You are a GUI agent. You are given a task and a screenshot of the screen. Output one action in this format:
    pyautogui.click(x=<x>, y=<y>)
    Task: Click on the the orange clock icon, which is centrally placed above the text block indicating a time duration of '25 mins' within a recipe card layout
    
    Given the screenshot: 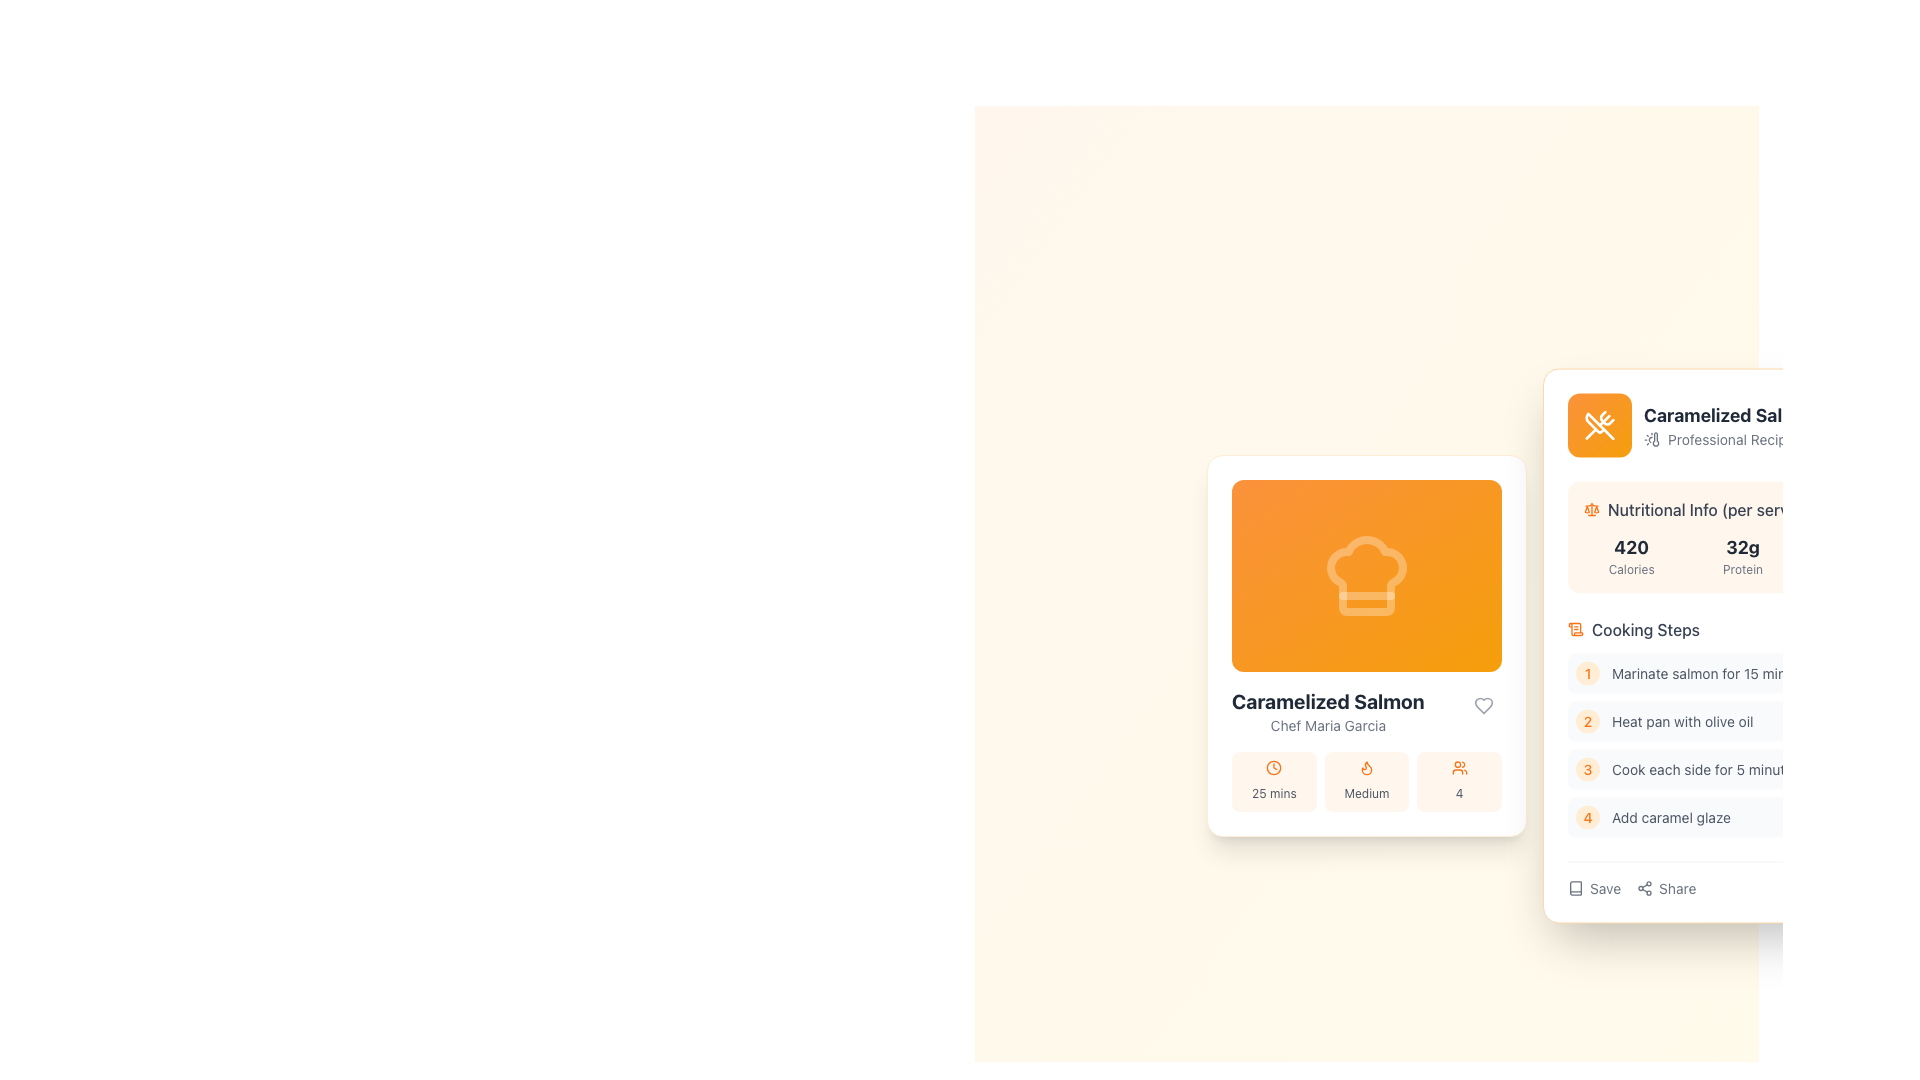 What is the action you would take?
    pyautogui.click(x=1273, y=766)
    